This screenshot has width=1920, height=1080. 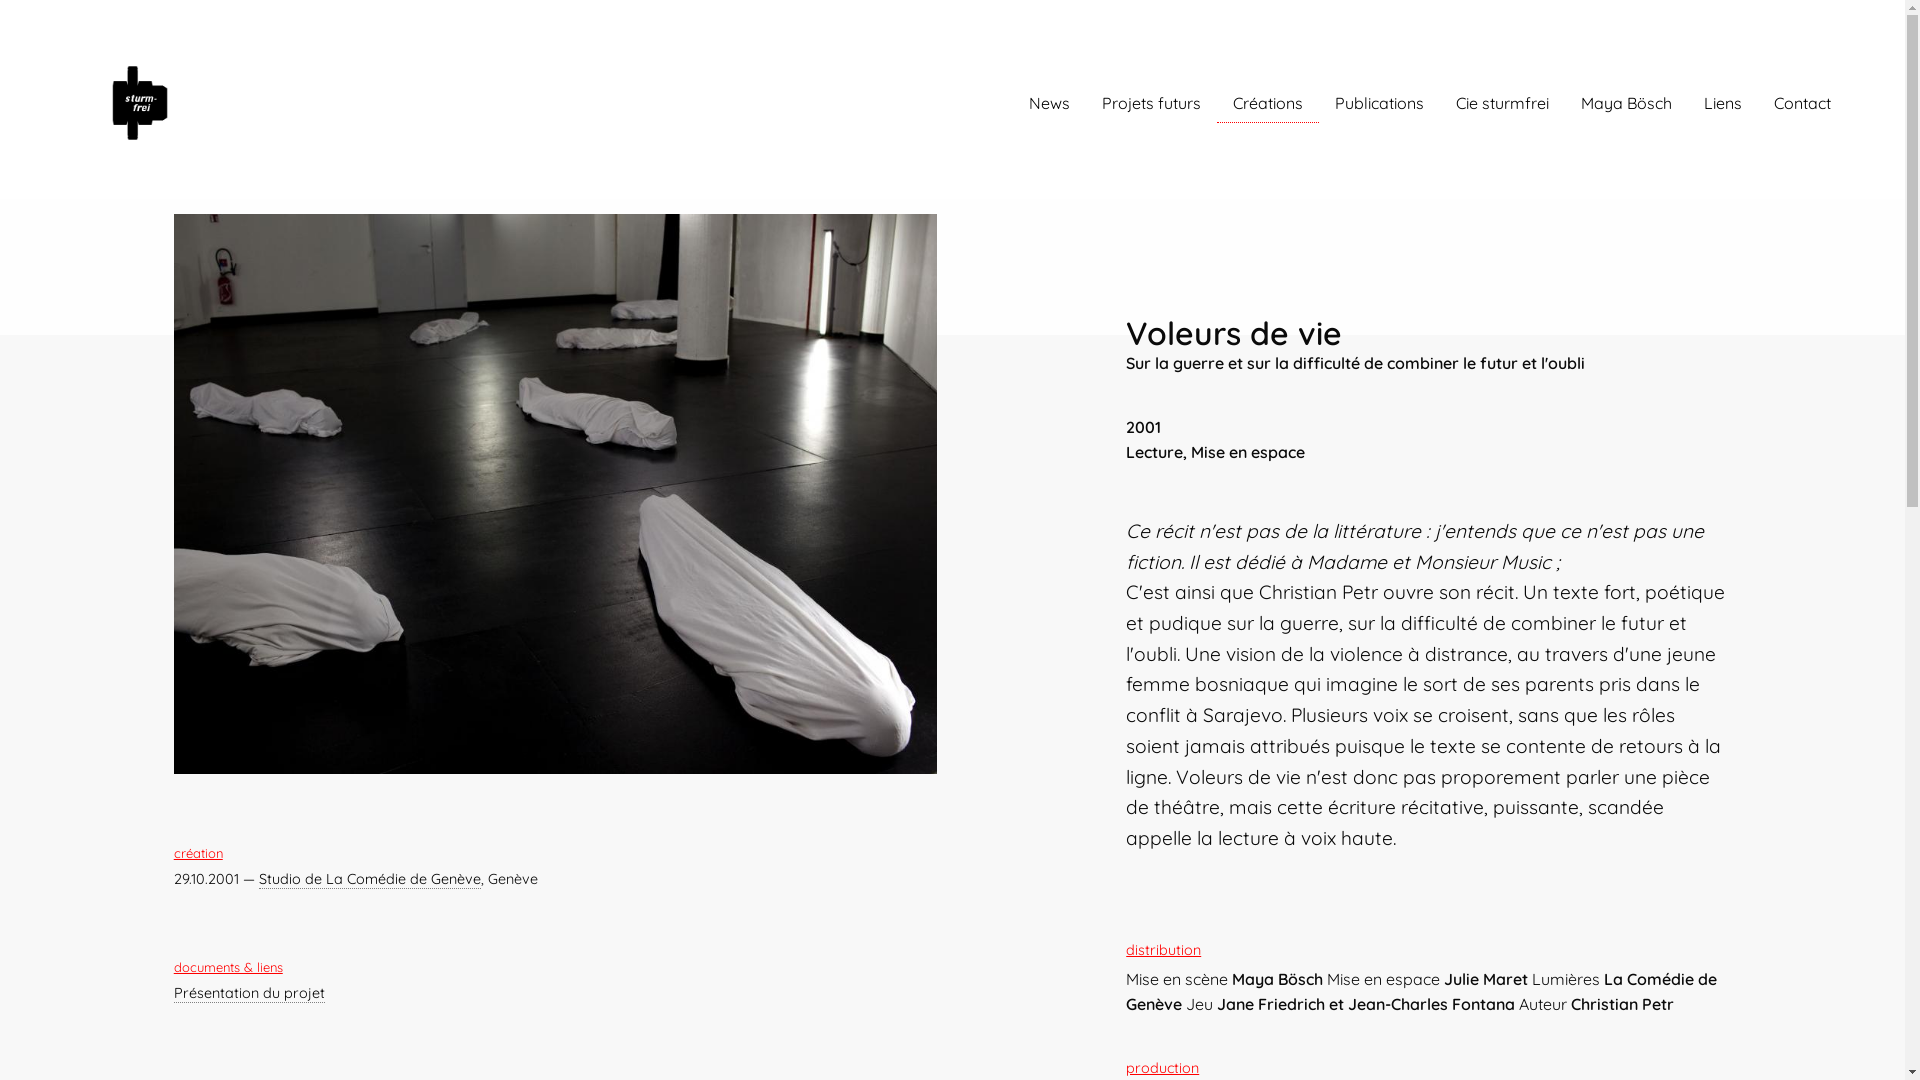 I want to click on 'News', so click(x=1048, y=103).